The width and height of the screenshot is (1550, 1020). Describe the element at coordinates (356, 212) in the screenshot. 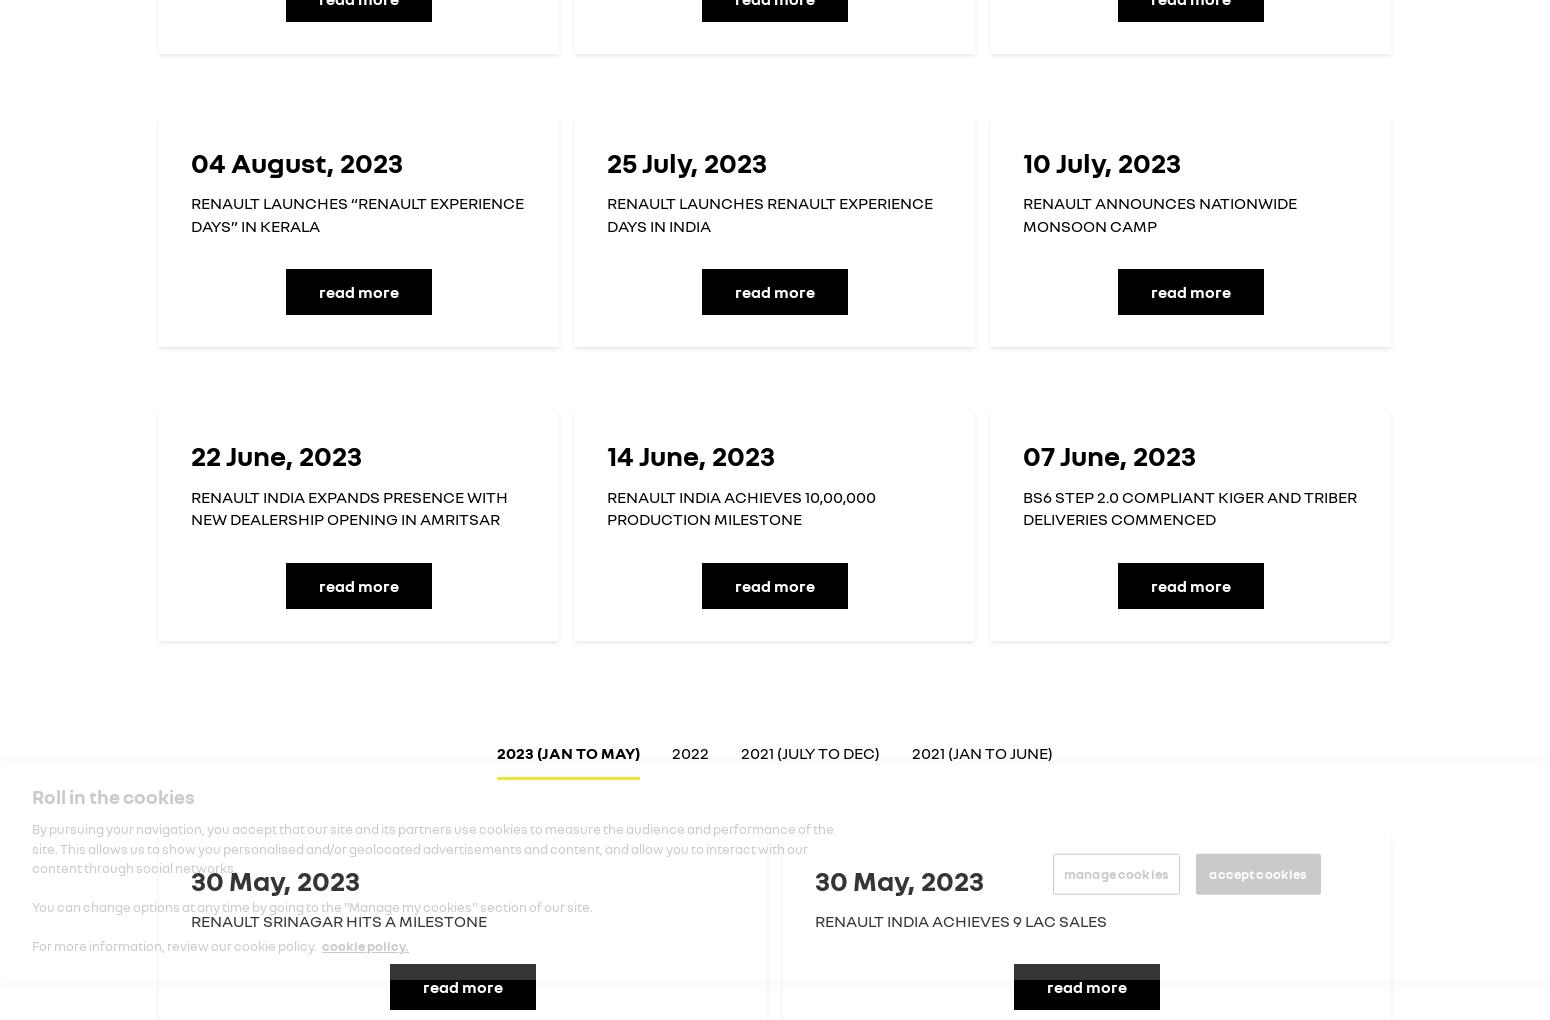

I see `'RENAULT LAUNCHES “RENAULT EXPERIENCE DAYS” IN KERALA'` at that location.